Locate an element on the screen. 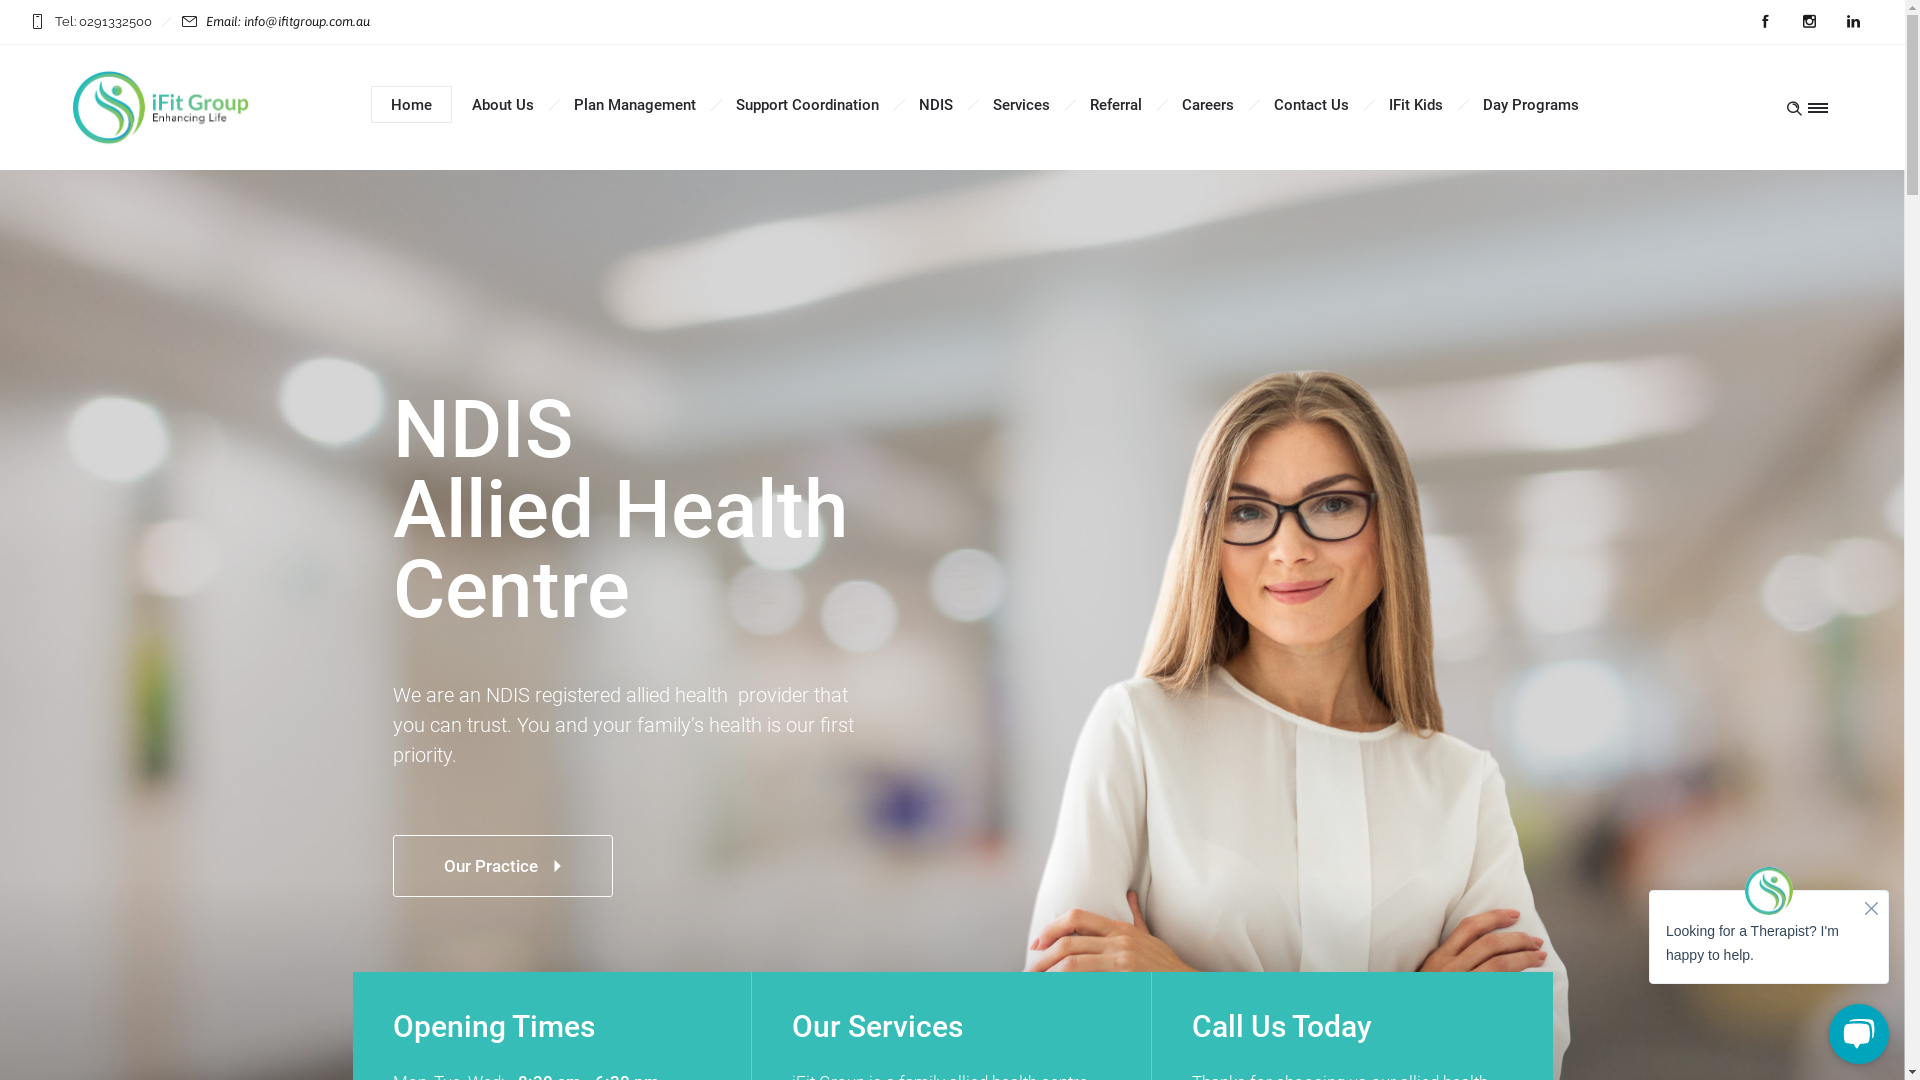 This screenshot has height=1080, width=1920. 'Plan Management' is located at coordinates (633, 104).